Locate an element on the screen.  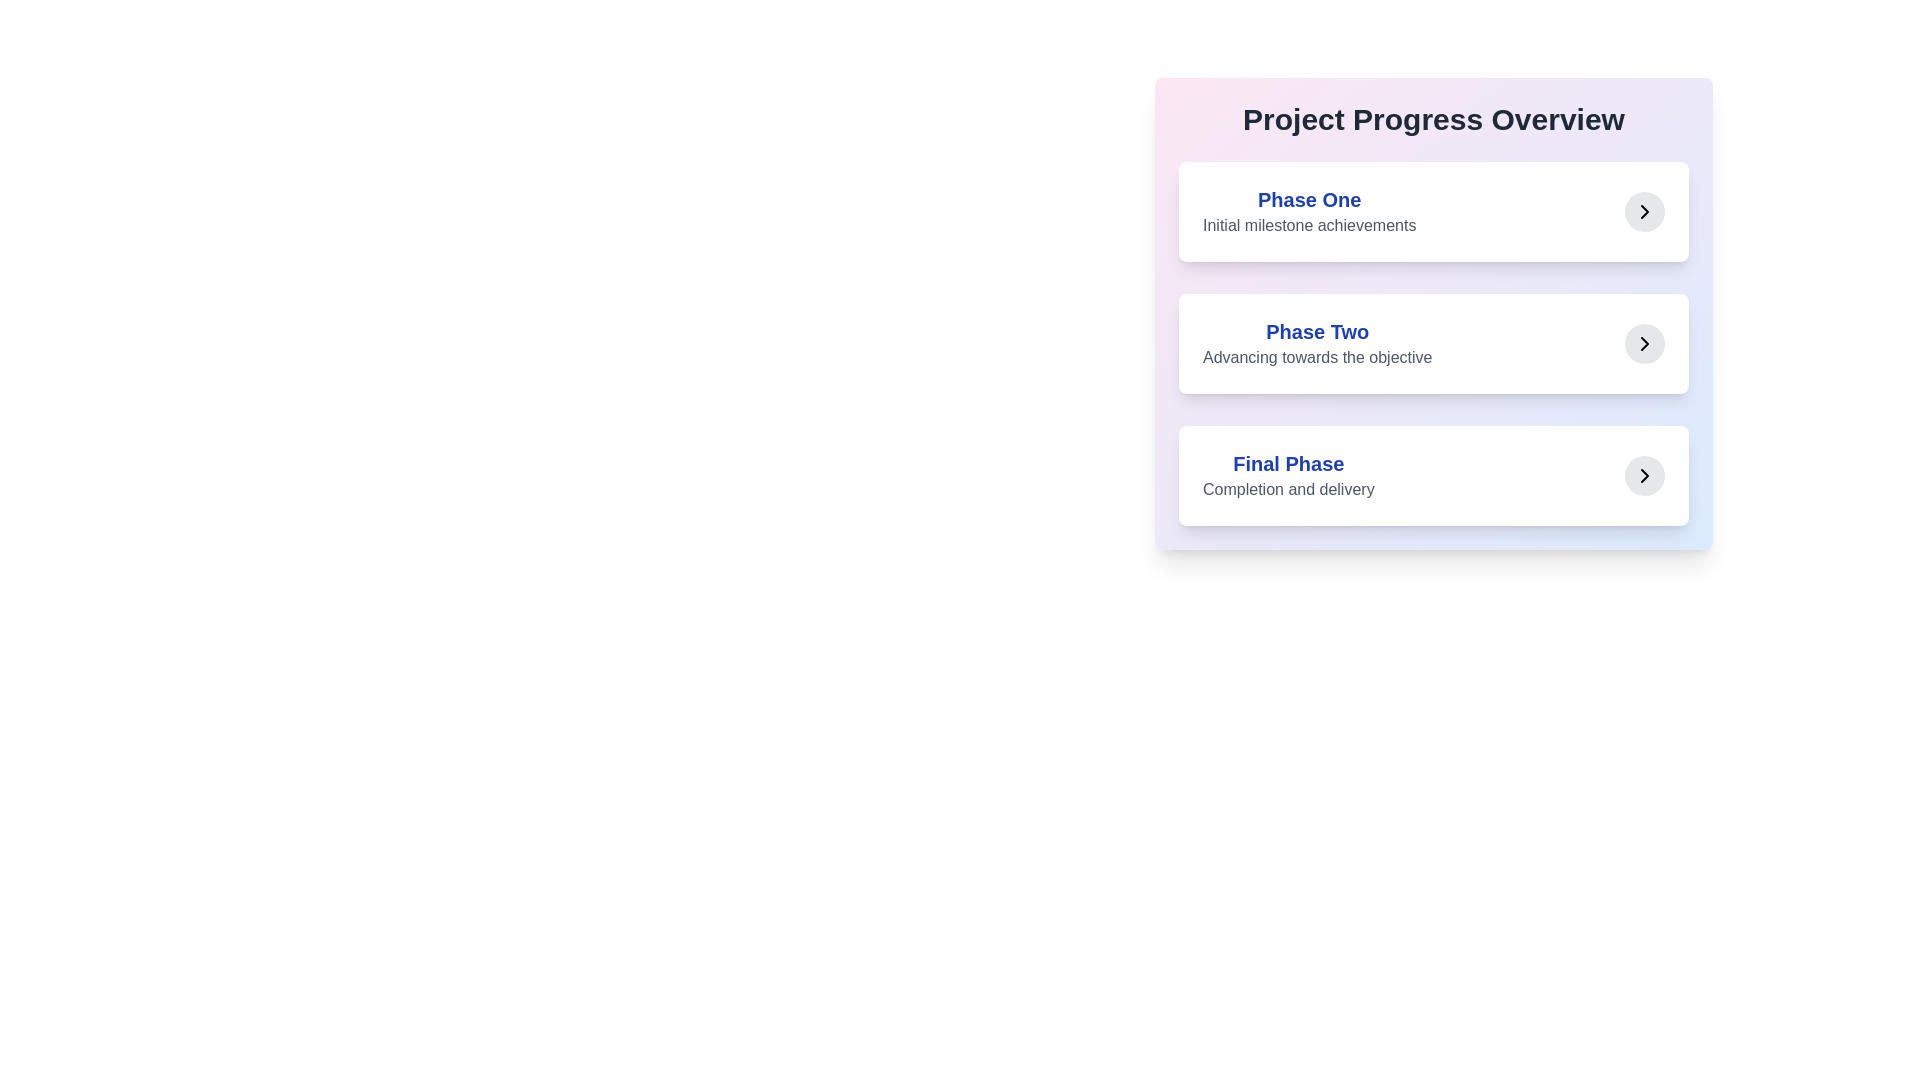
the navigation button located at the far right of the 'Phase Two' section of the 'Project Progress Overview' is located at coordinates (1645, 342).